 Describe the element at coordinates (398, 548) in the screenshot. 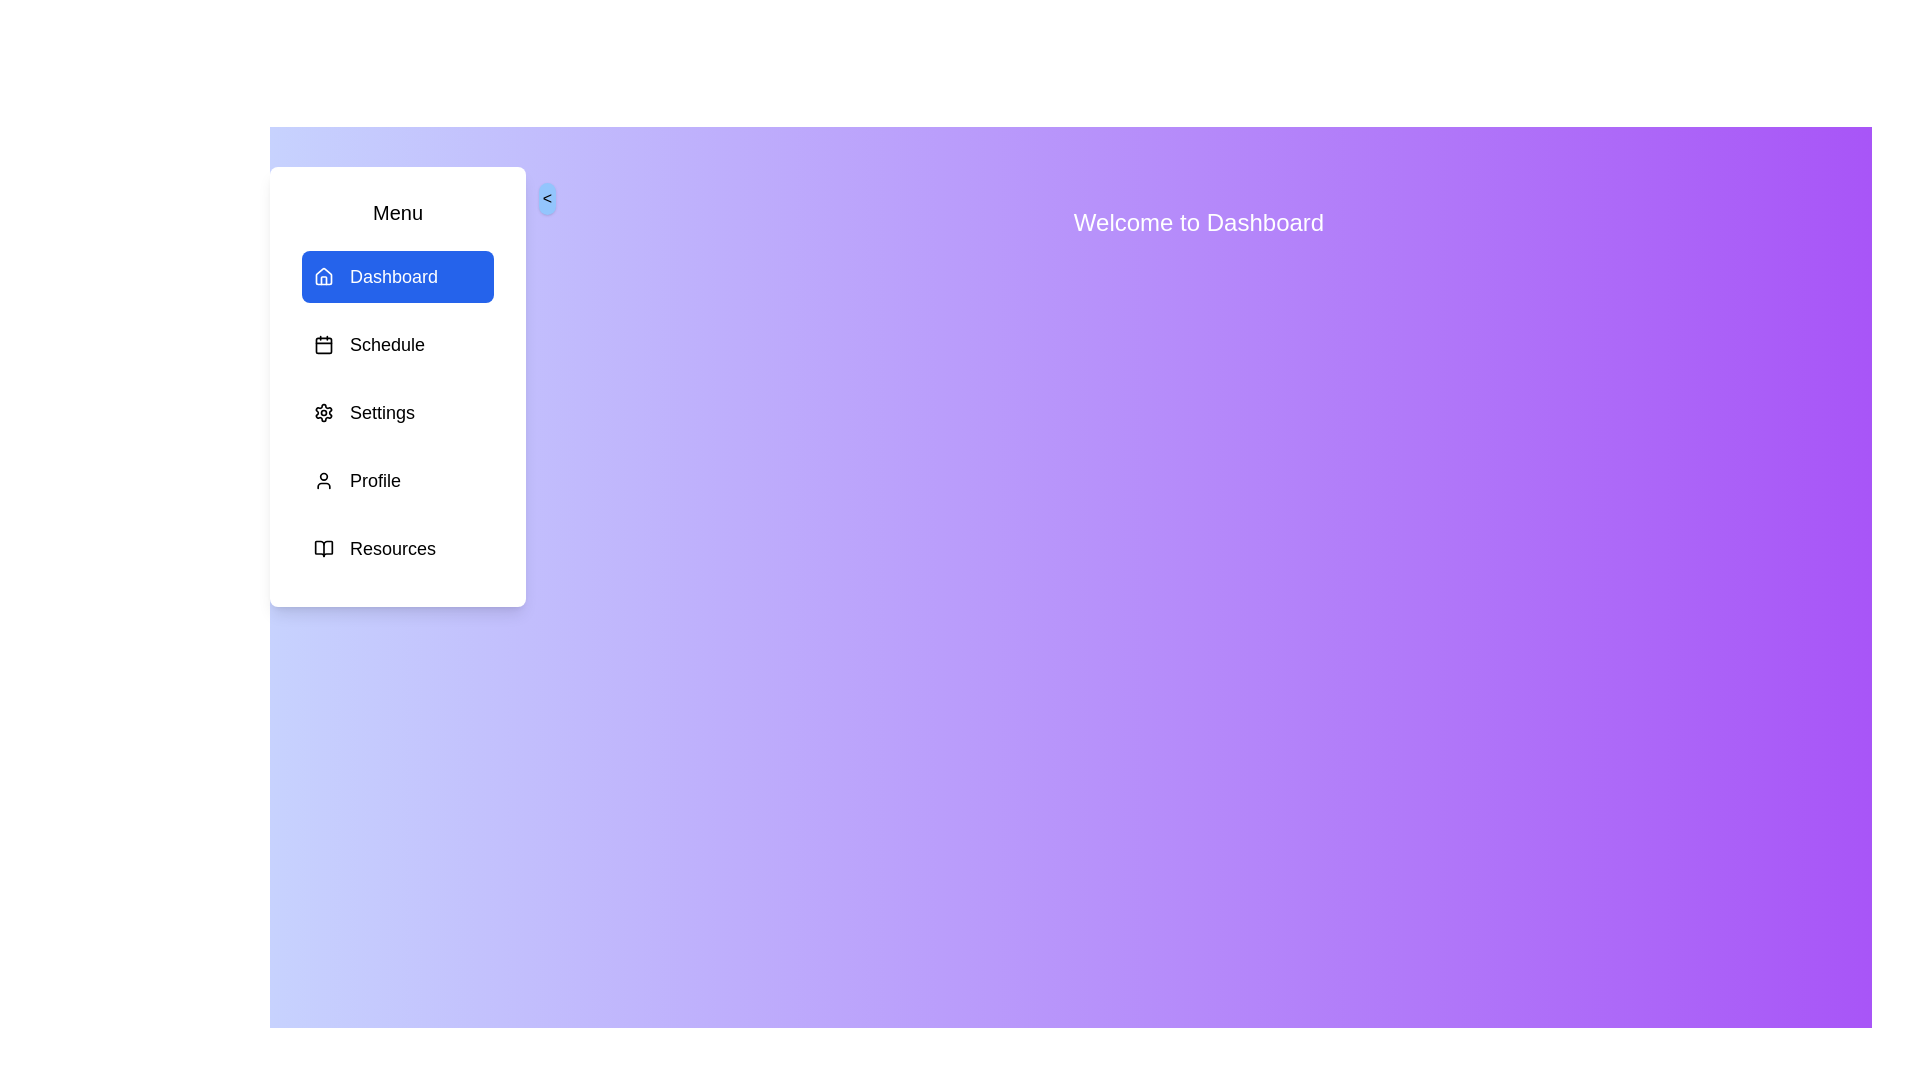

I see `the menu item Resources to navigate to its respective page` at that location.